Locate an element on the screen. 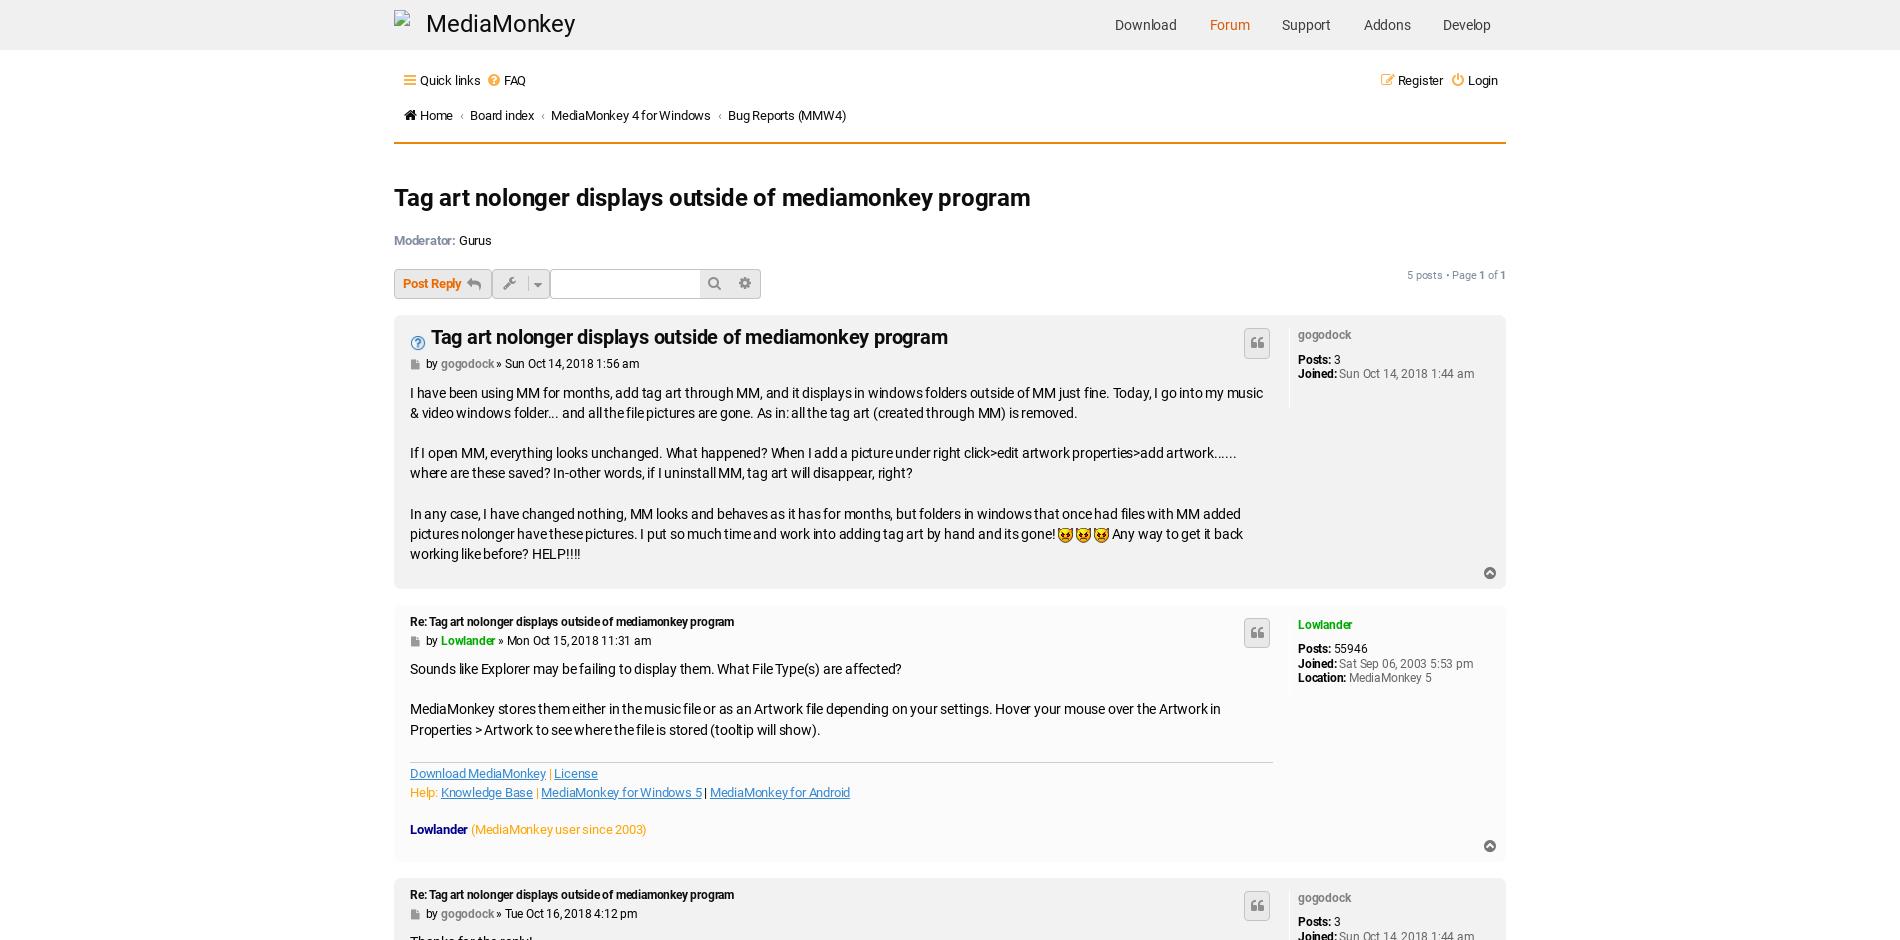  'Register' is located at coordinates (1419, 80).